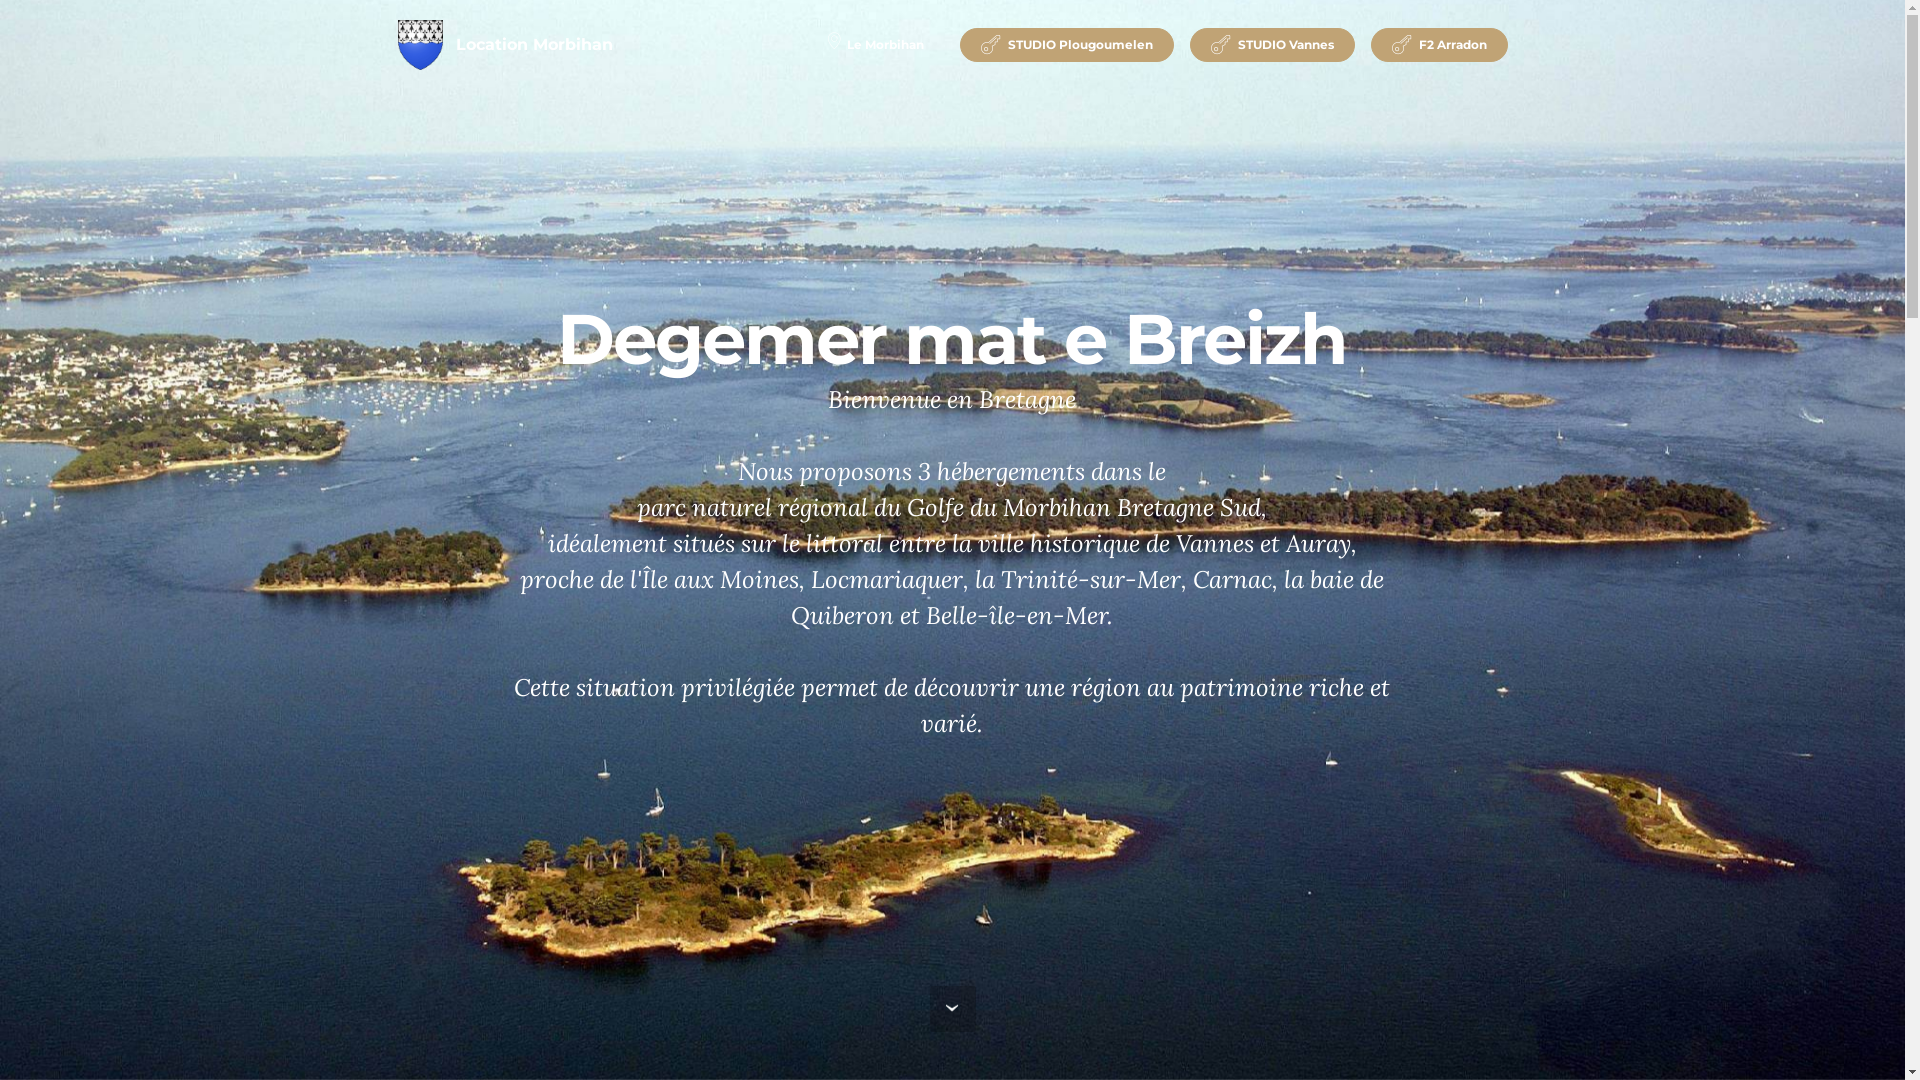  Describe the element at coordinates (1438, 45) in the screenshot. I see `'F2 Arradon'` at that location.